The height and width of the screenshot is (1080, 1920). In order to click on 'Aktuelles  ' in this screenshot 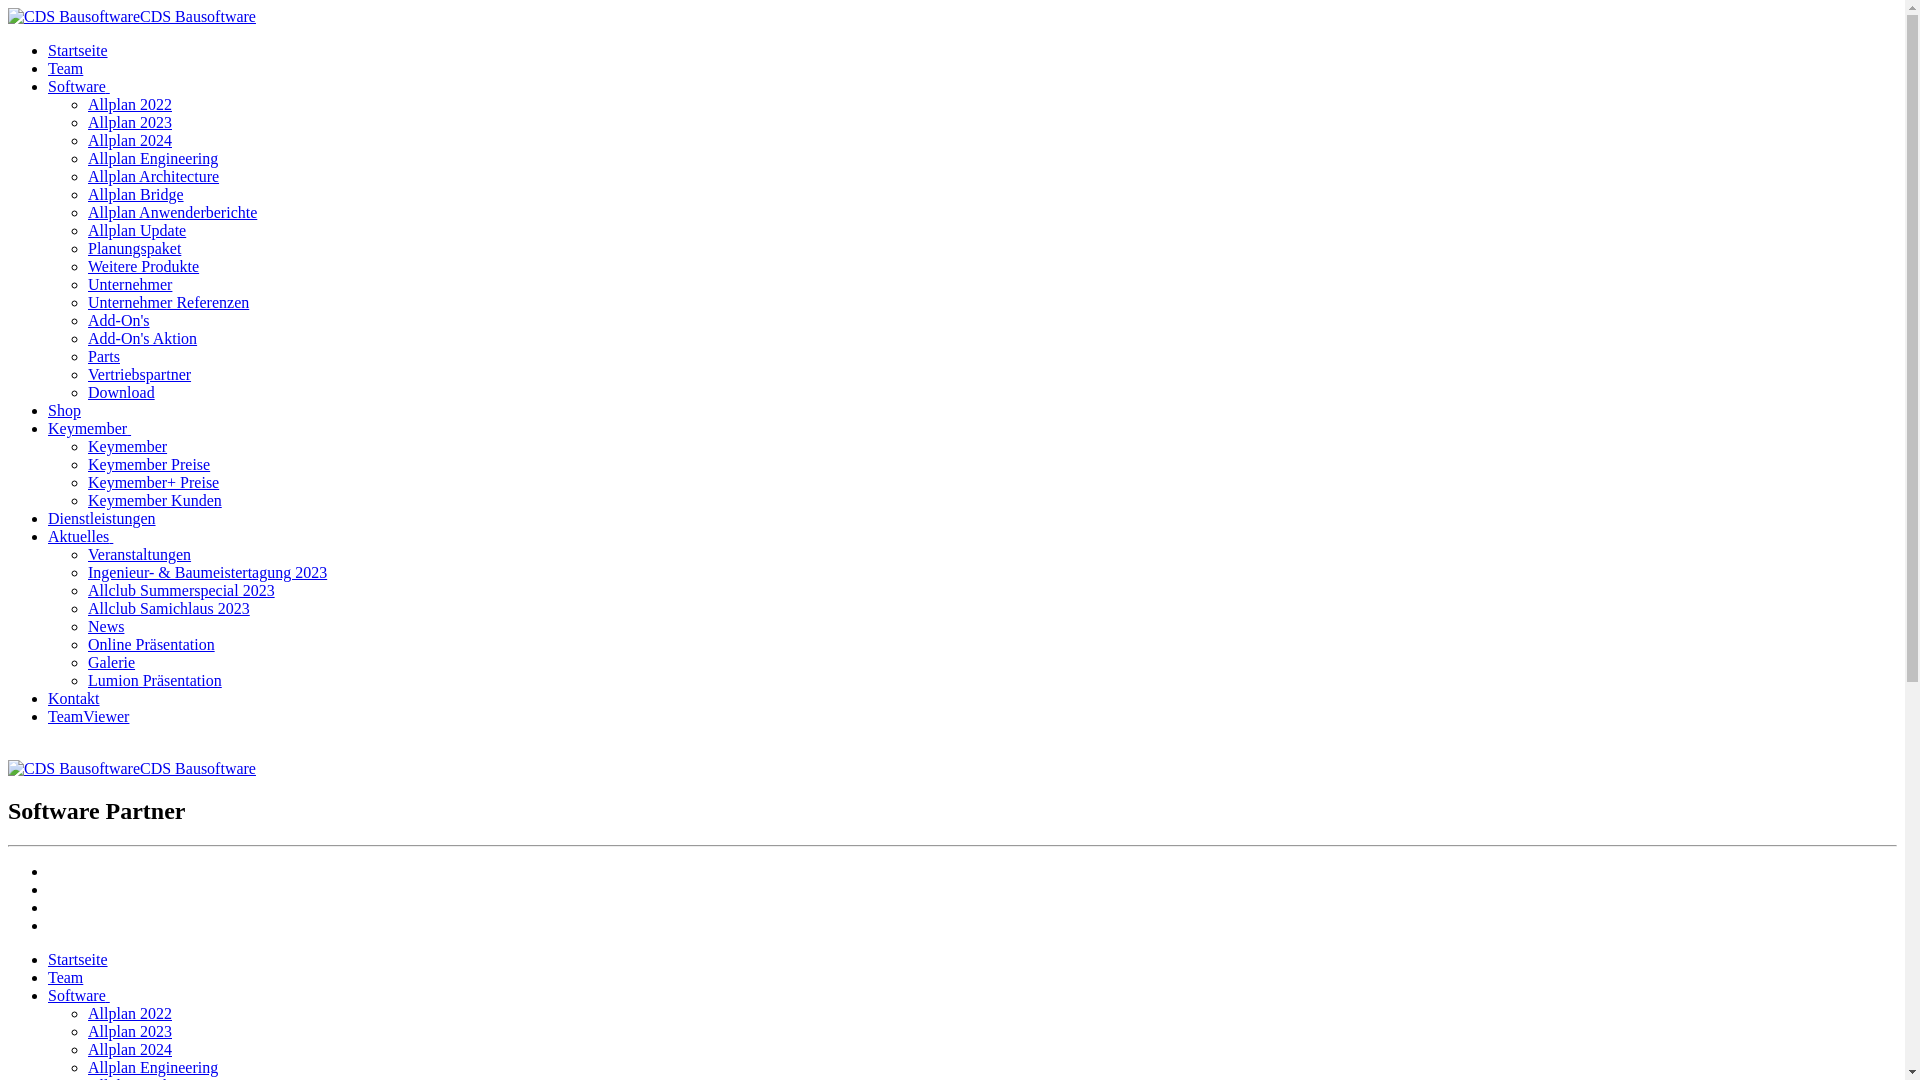, I will do `click(81, 535)`.